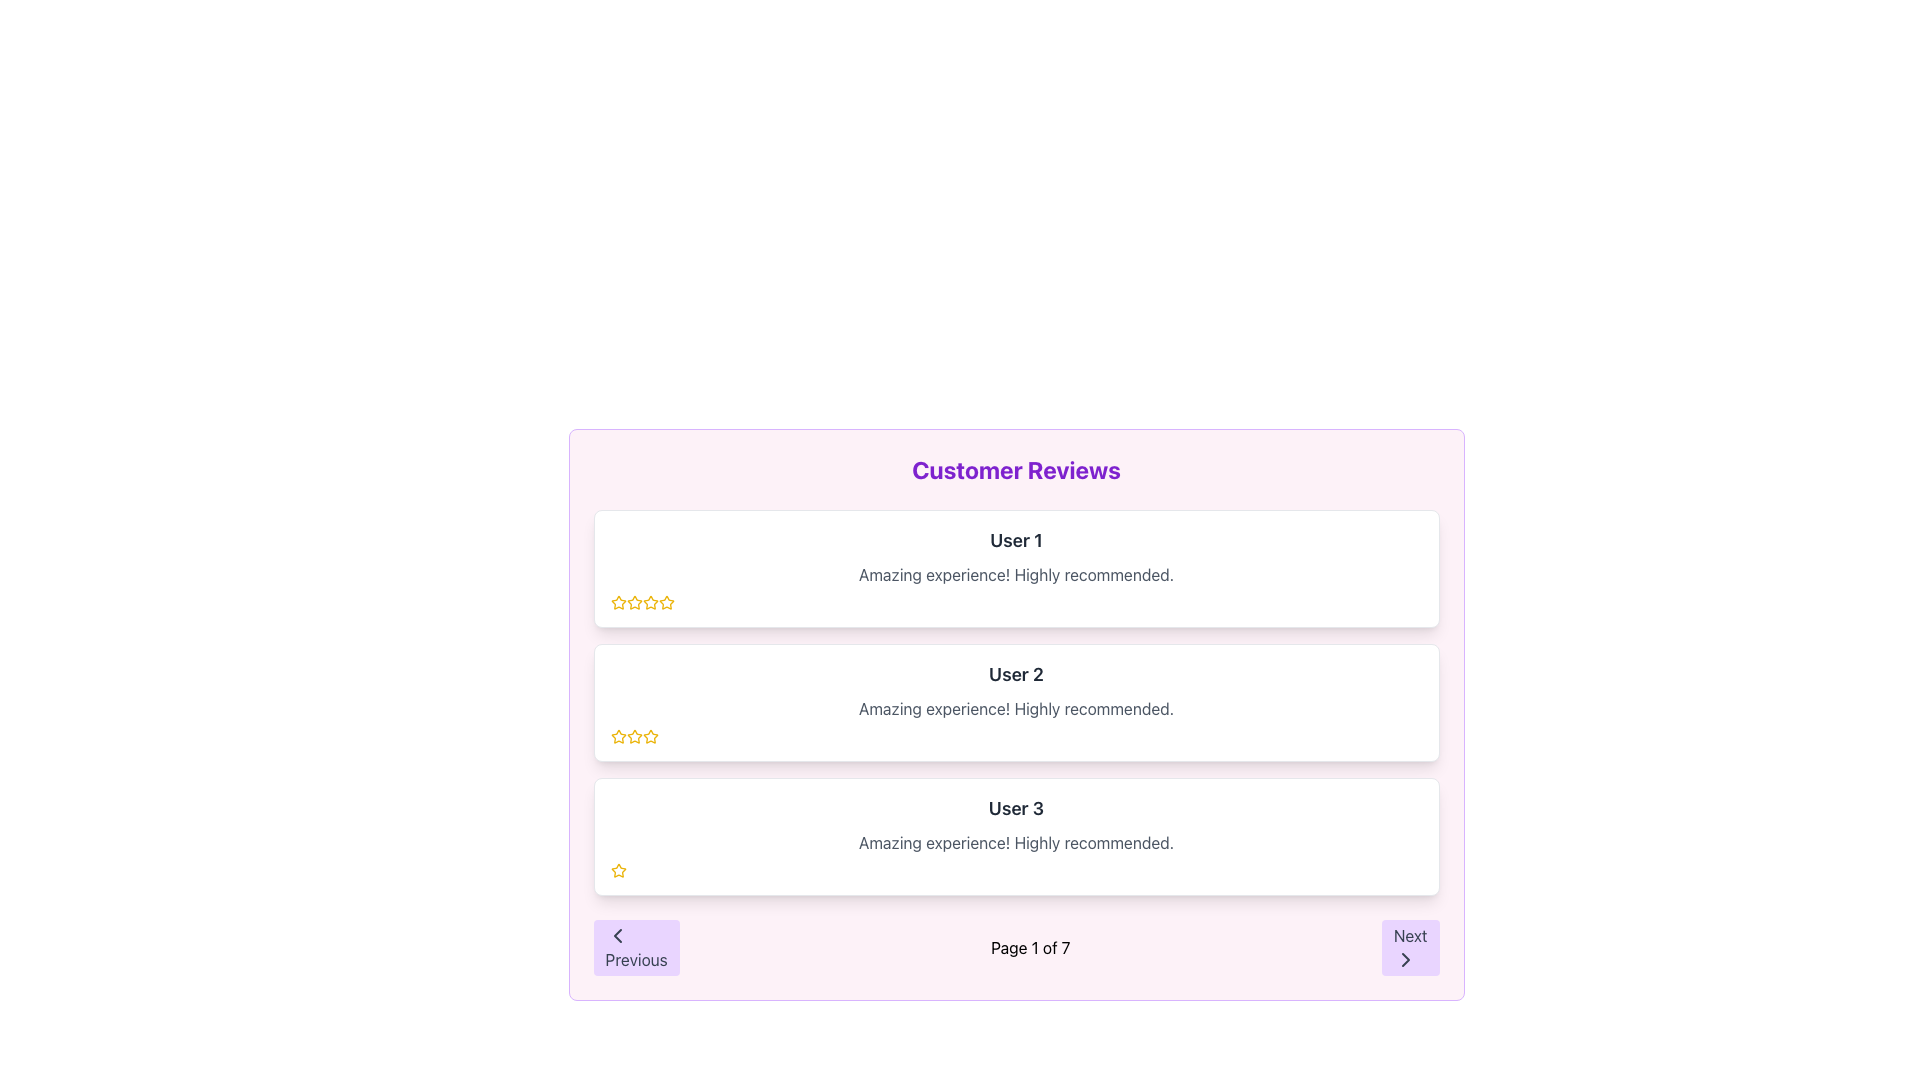 The image size is (1920, 1080). I want to click on the text block containing the phrase 'Amazing experience! Highly recommended.' which is centrally aligned beneath the name 'User 3.', so click(1016, 843).